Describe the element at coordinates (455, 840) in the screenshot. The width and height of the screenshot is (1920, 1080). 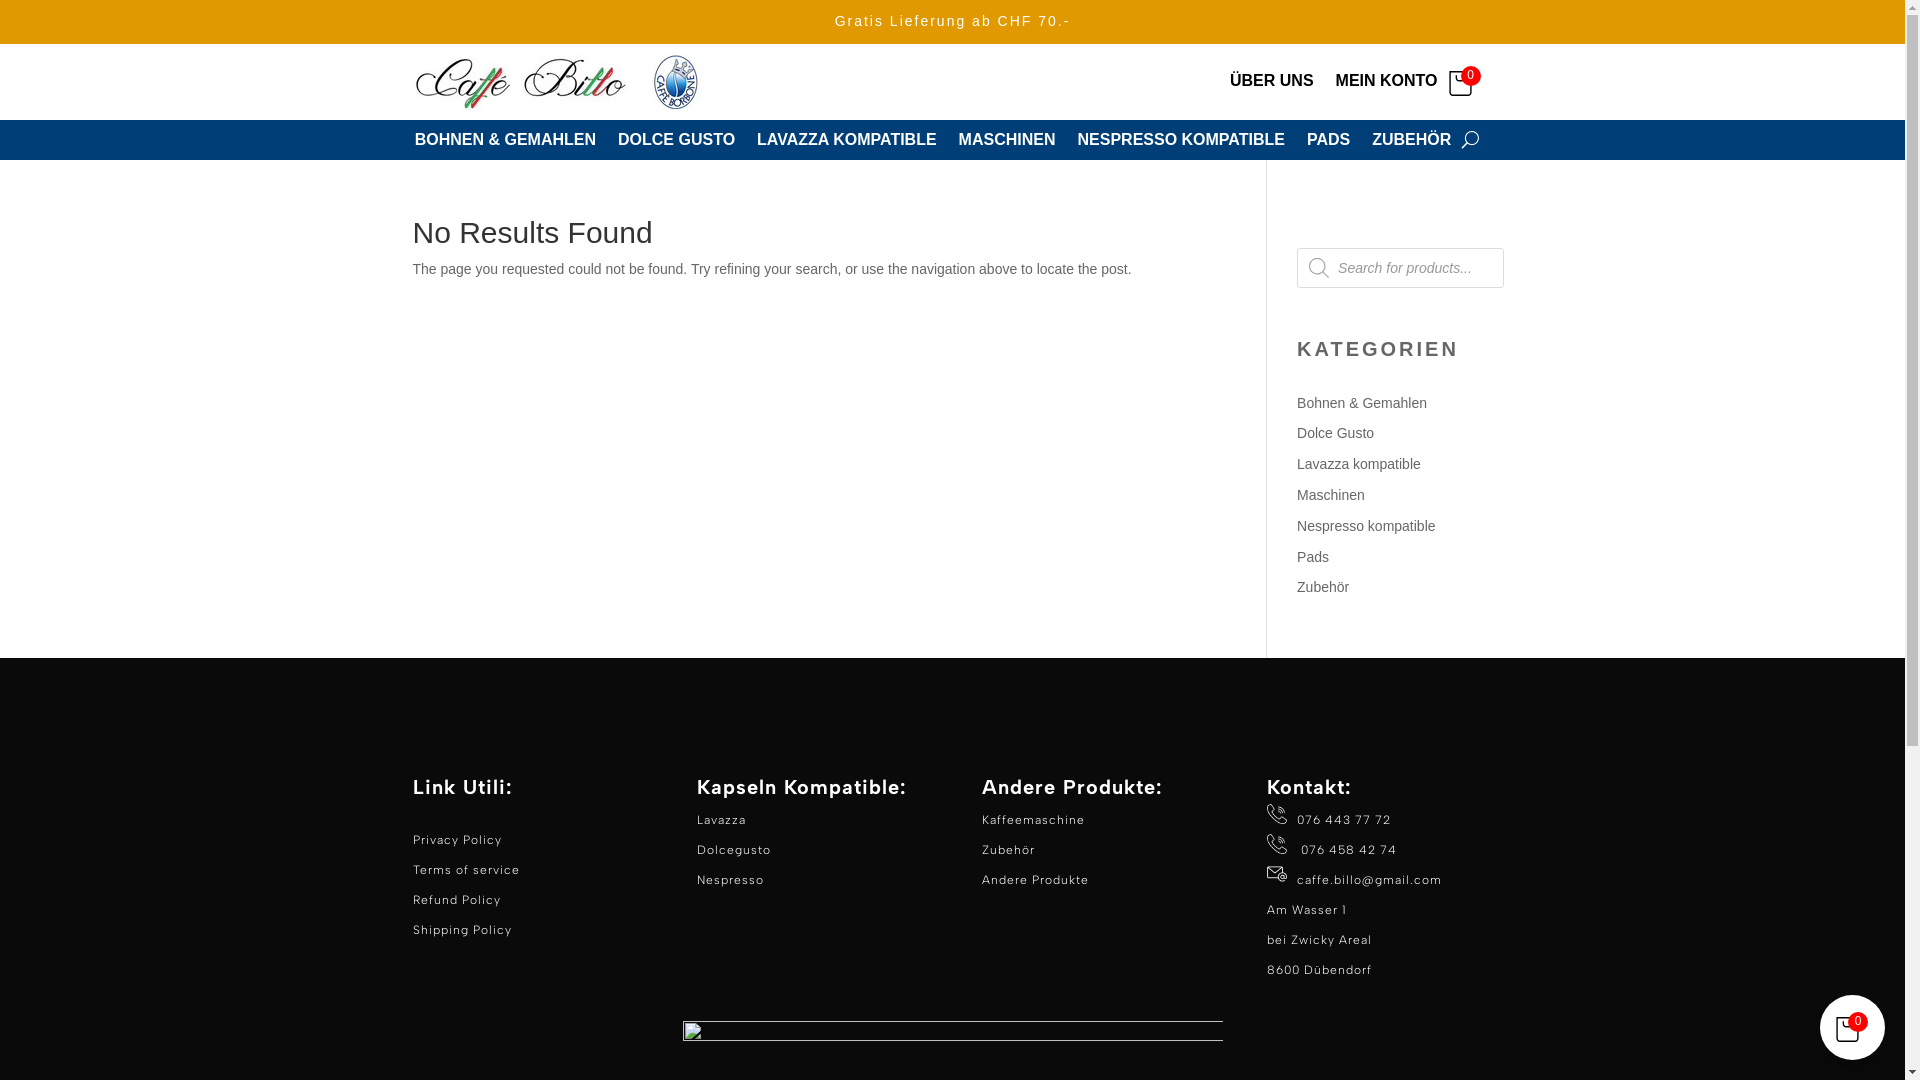
I see `'Privacy Policy'` at that location.